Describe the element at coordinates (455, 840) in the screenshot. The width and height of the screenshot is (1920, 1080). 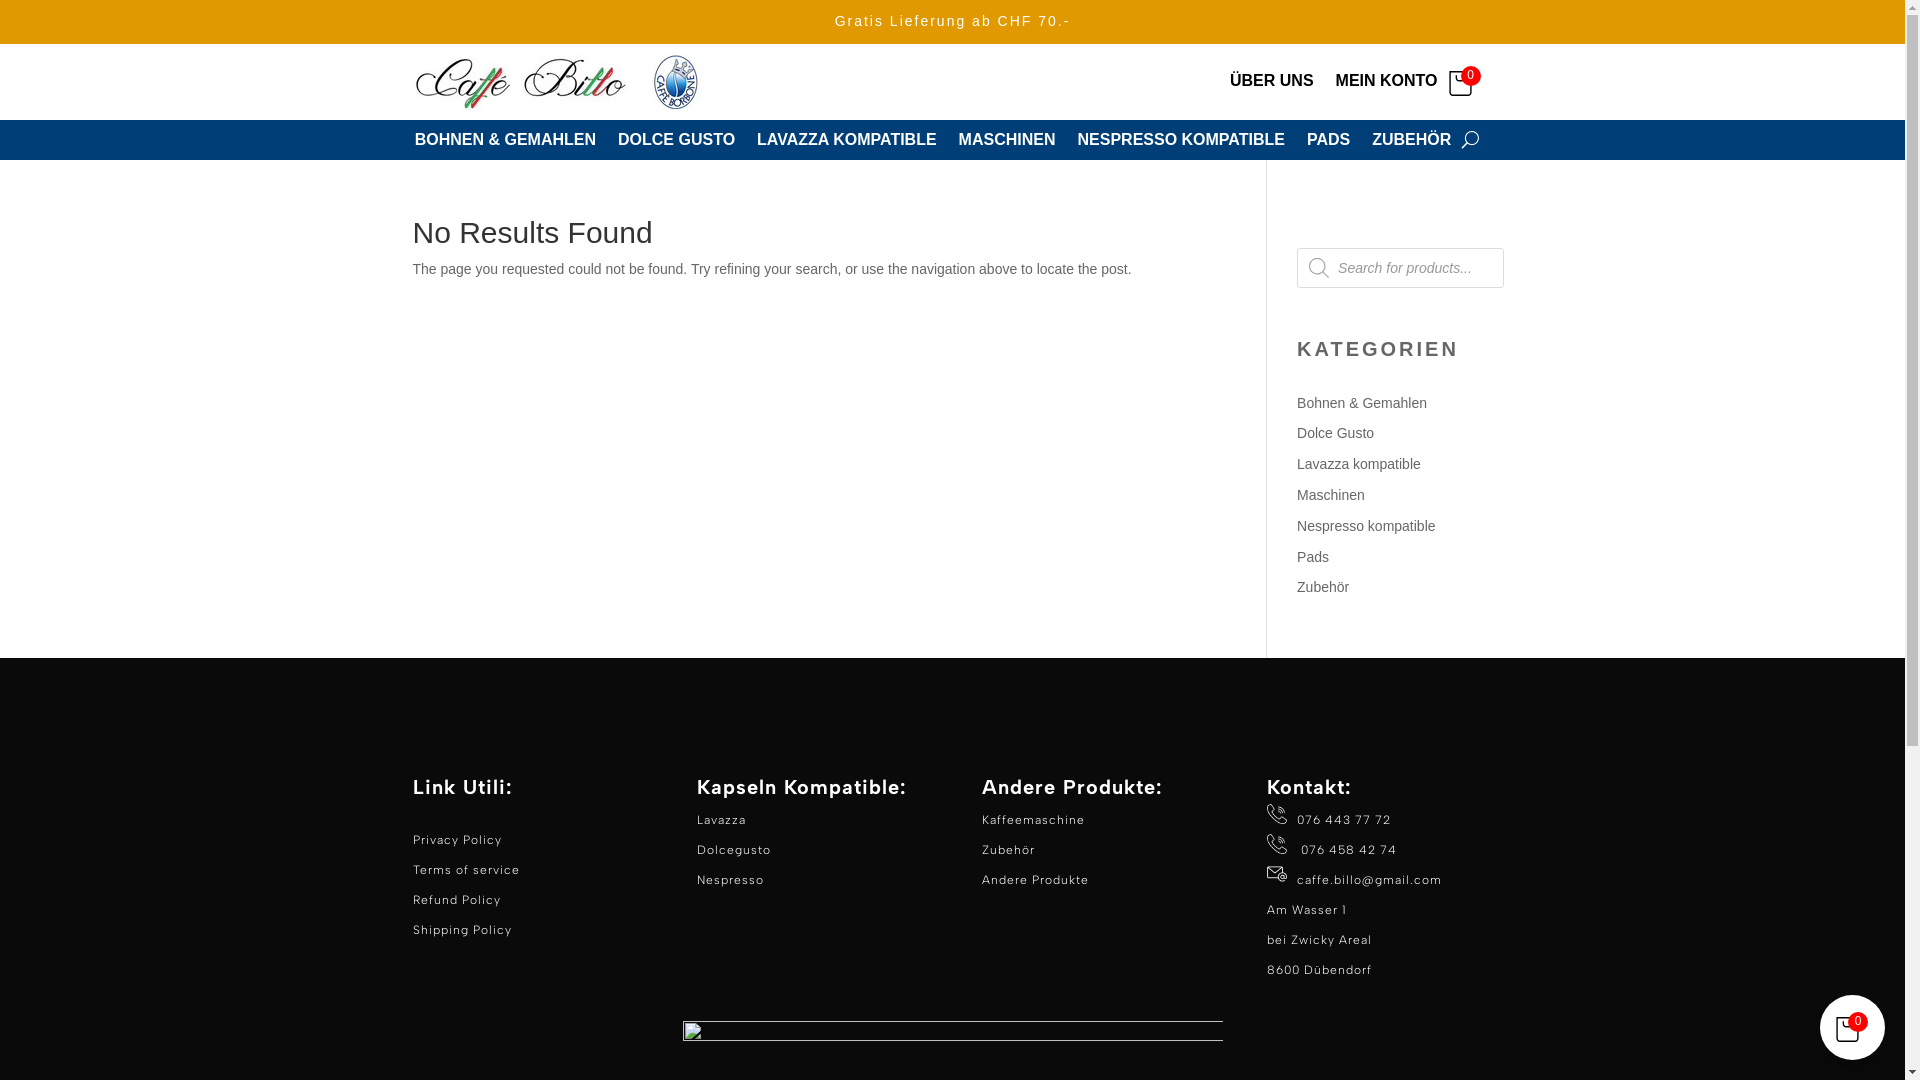
I see `'Privacy Policy'` at that location.